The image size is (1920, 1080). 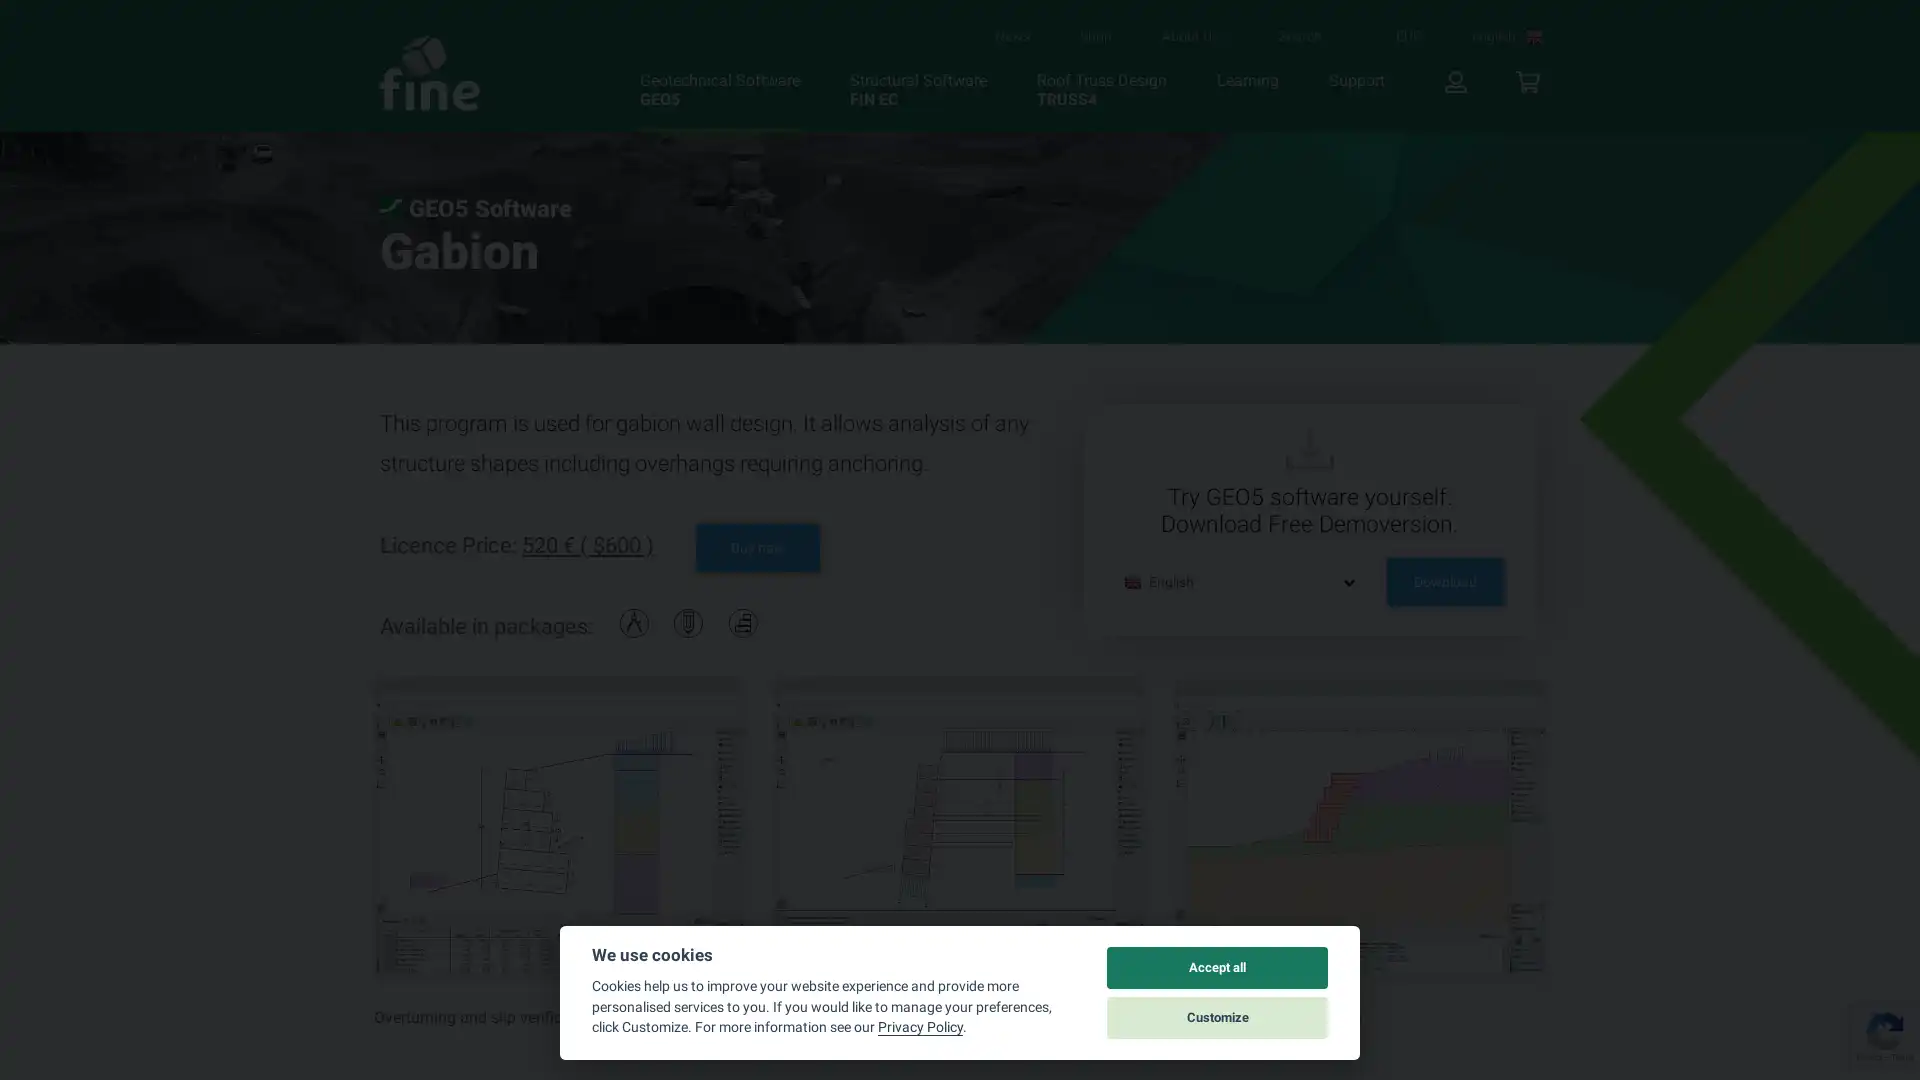 I want to click on Accept all, so click(x=1216, y=967).